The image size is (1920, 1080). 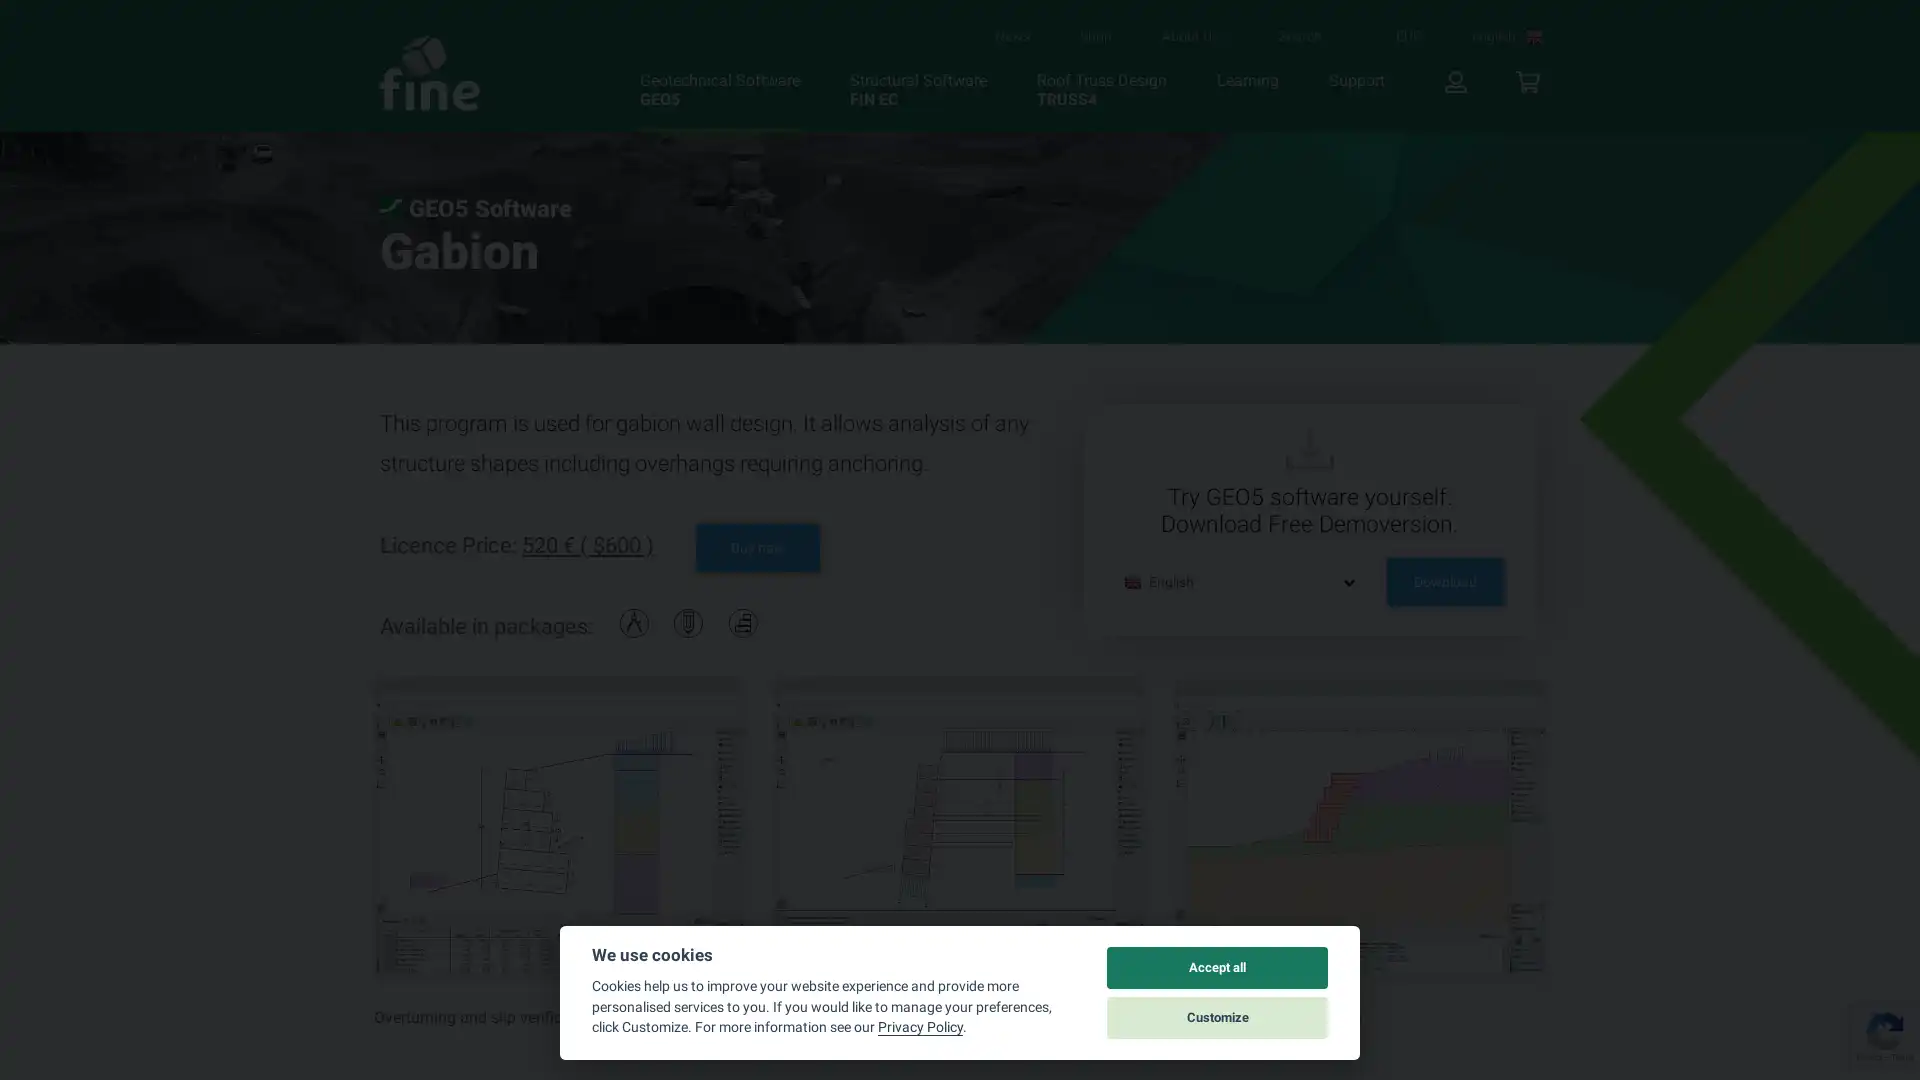 I want to click on Accept all, so click(x=1216, y=967).